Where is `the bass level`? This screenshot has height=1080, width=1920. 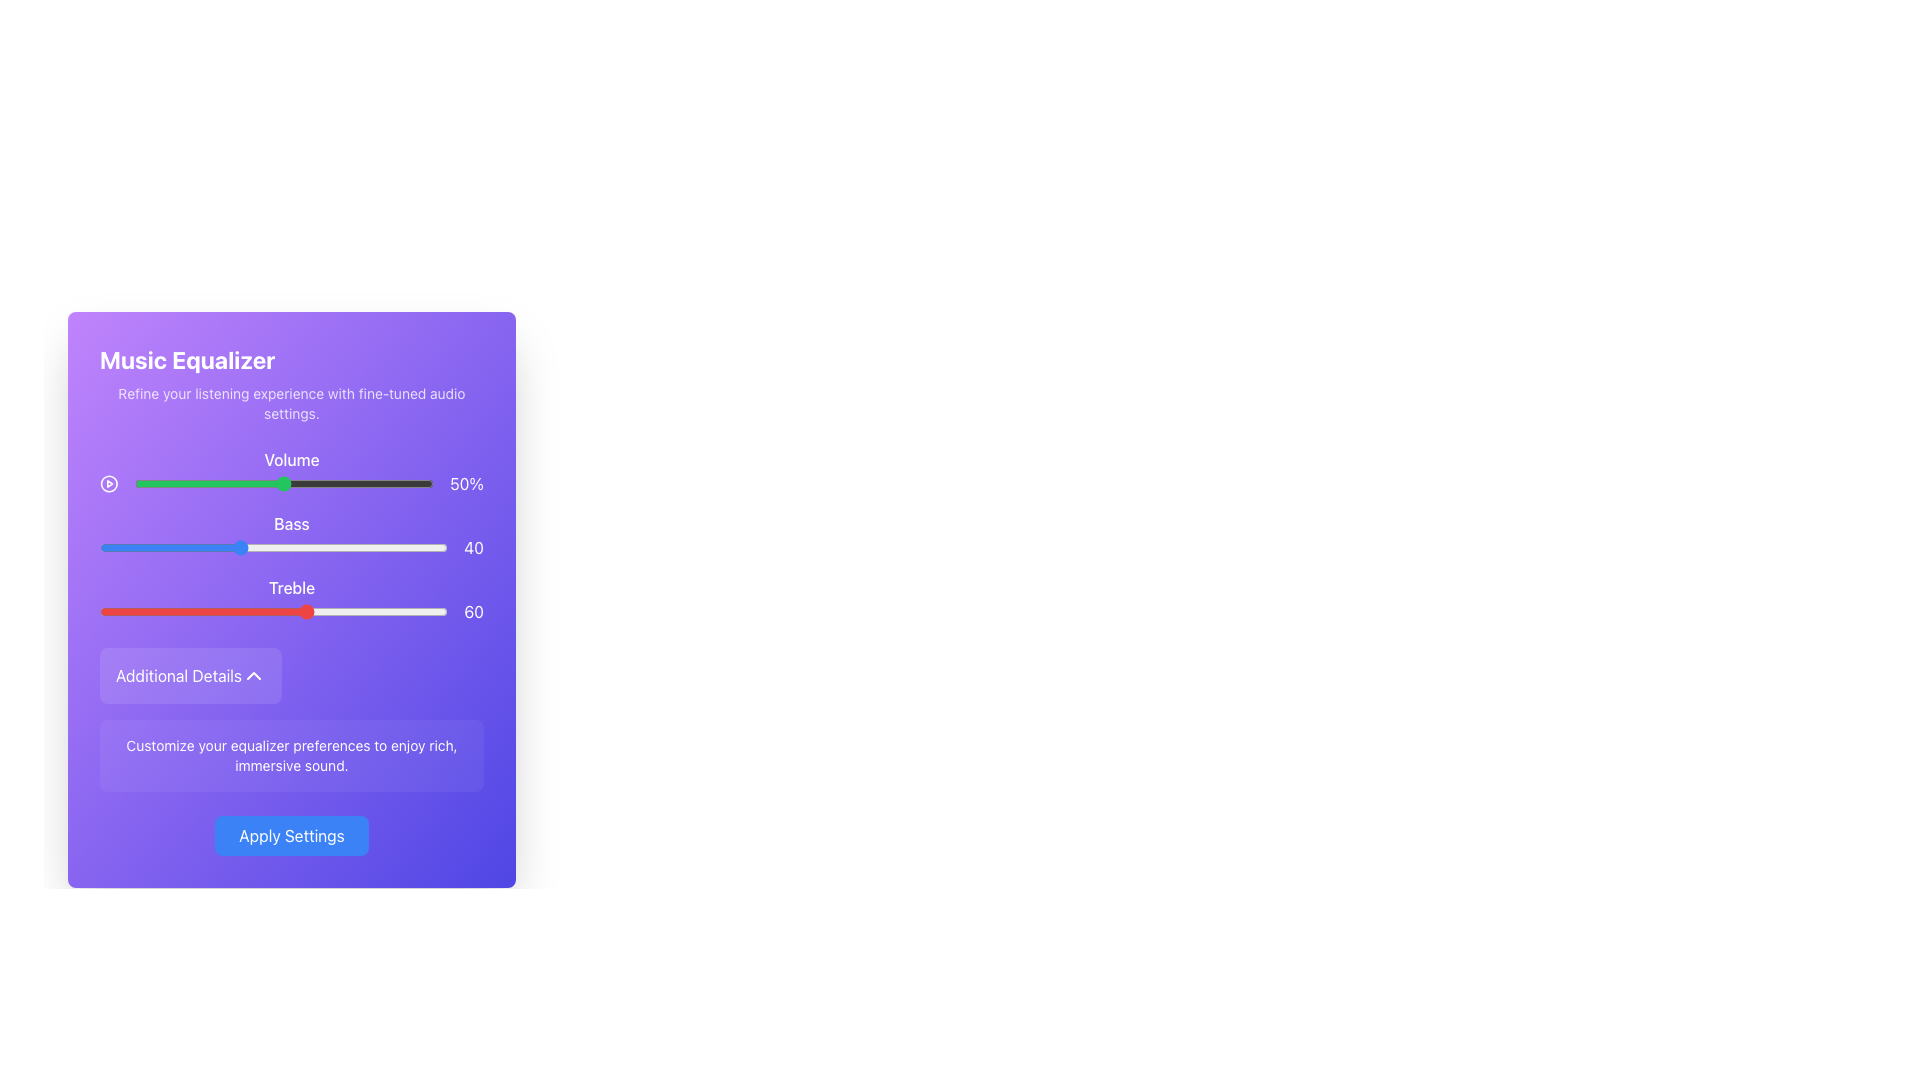 the bass level is located at coordinates (433, 547).